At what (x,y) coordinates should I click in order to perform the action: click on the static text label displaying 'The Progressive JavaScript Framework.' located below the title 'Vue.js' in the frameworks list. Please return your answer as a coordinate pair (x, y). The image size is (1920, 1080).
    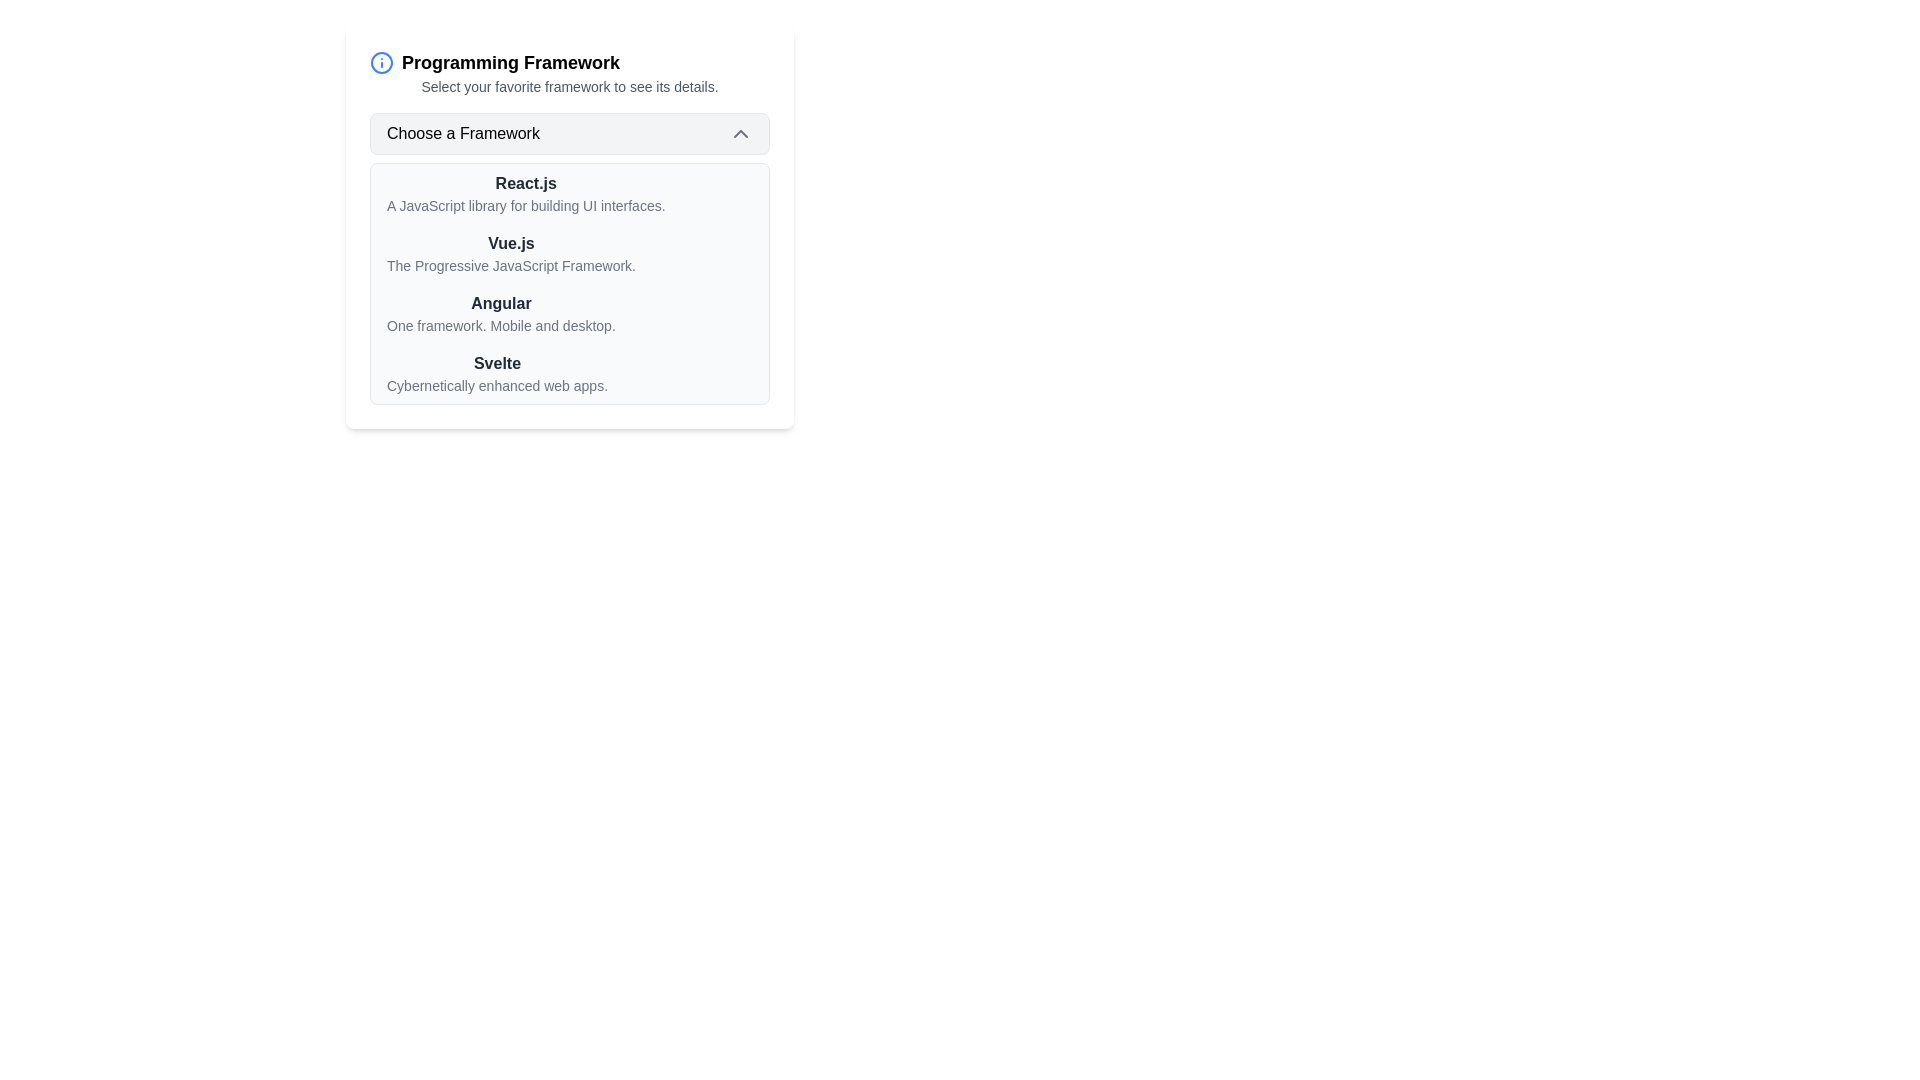
    Looking at the image, I should click on (511, 265).